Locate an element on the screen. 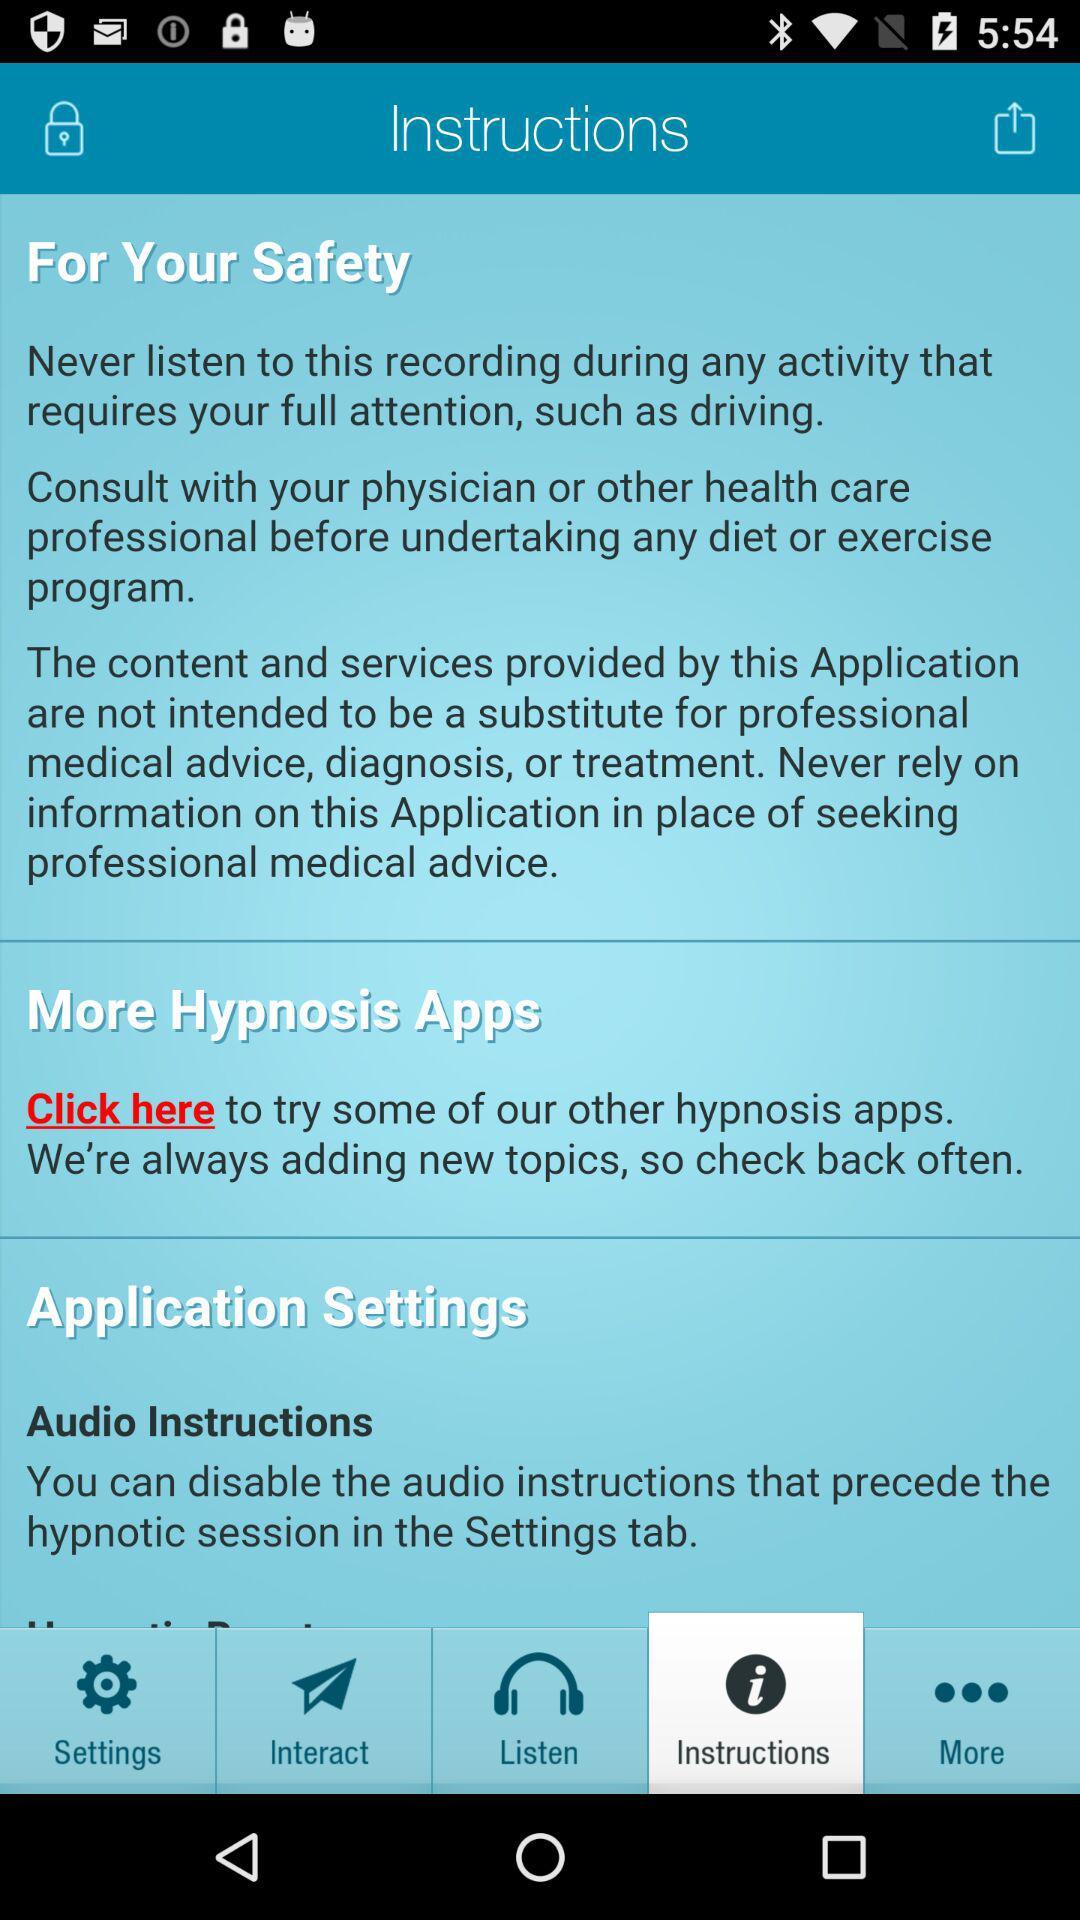 The image size is (1080, 1920). lock screen is located at coordinates (63, 127).